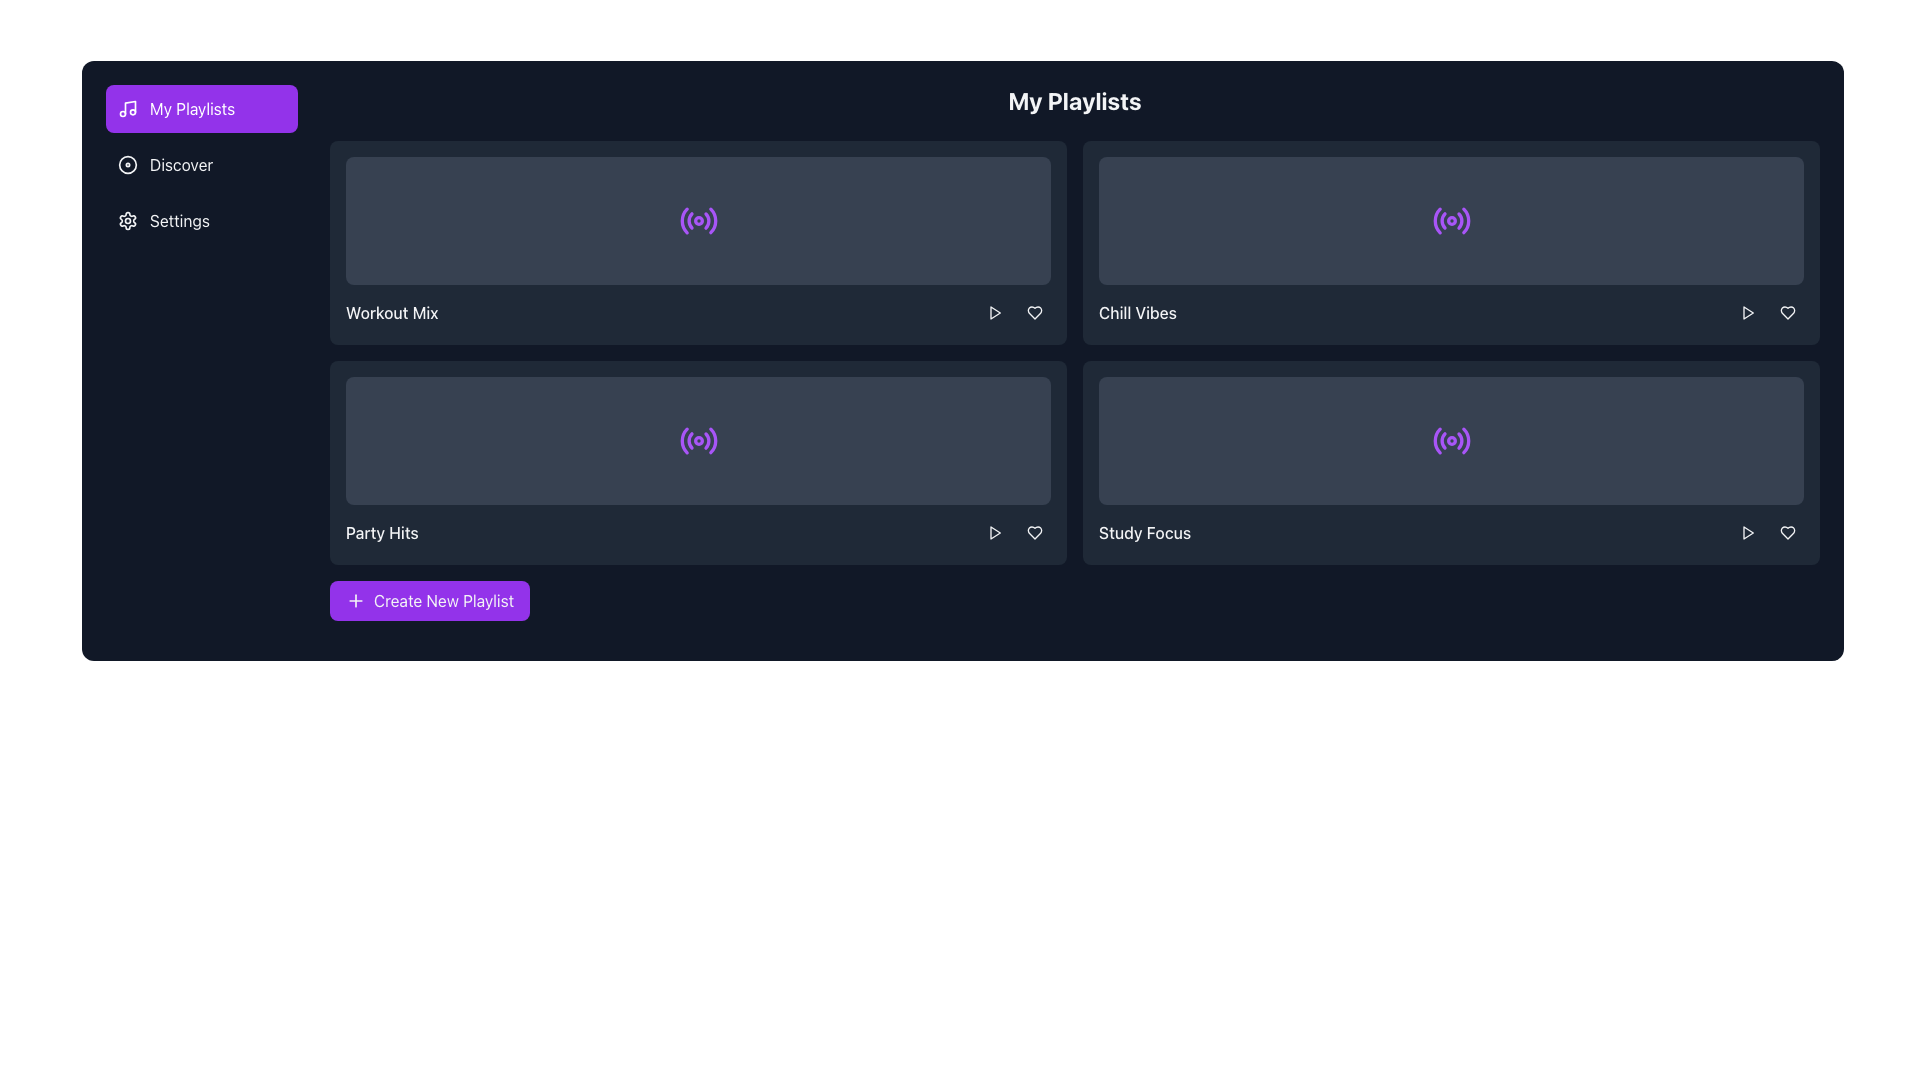 The height and width of the screenshot is (1080, 1920). I want to click on the larger circular SVG graphic located in the navigation sidebar next to the 'Discover' option, so click(127, 164).